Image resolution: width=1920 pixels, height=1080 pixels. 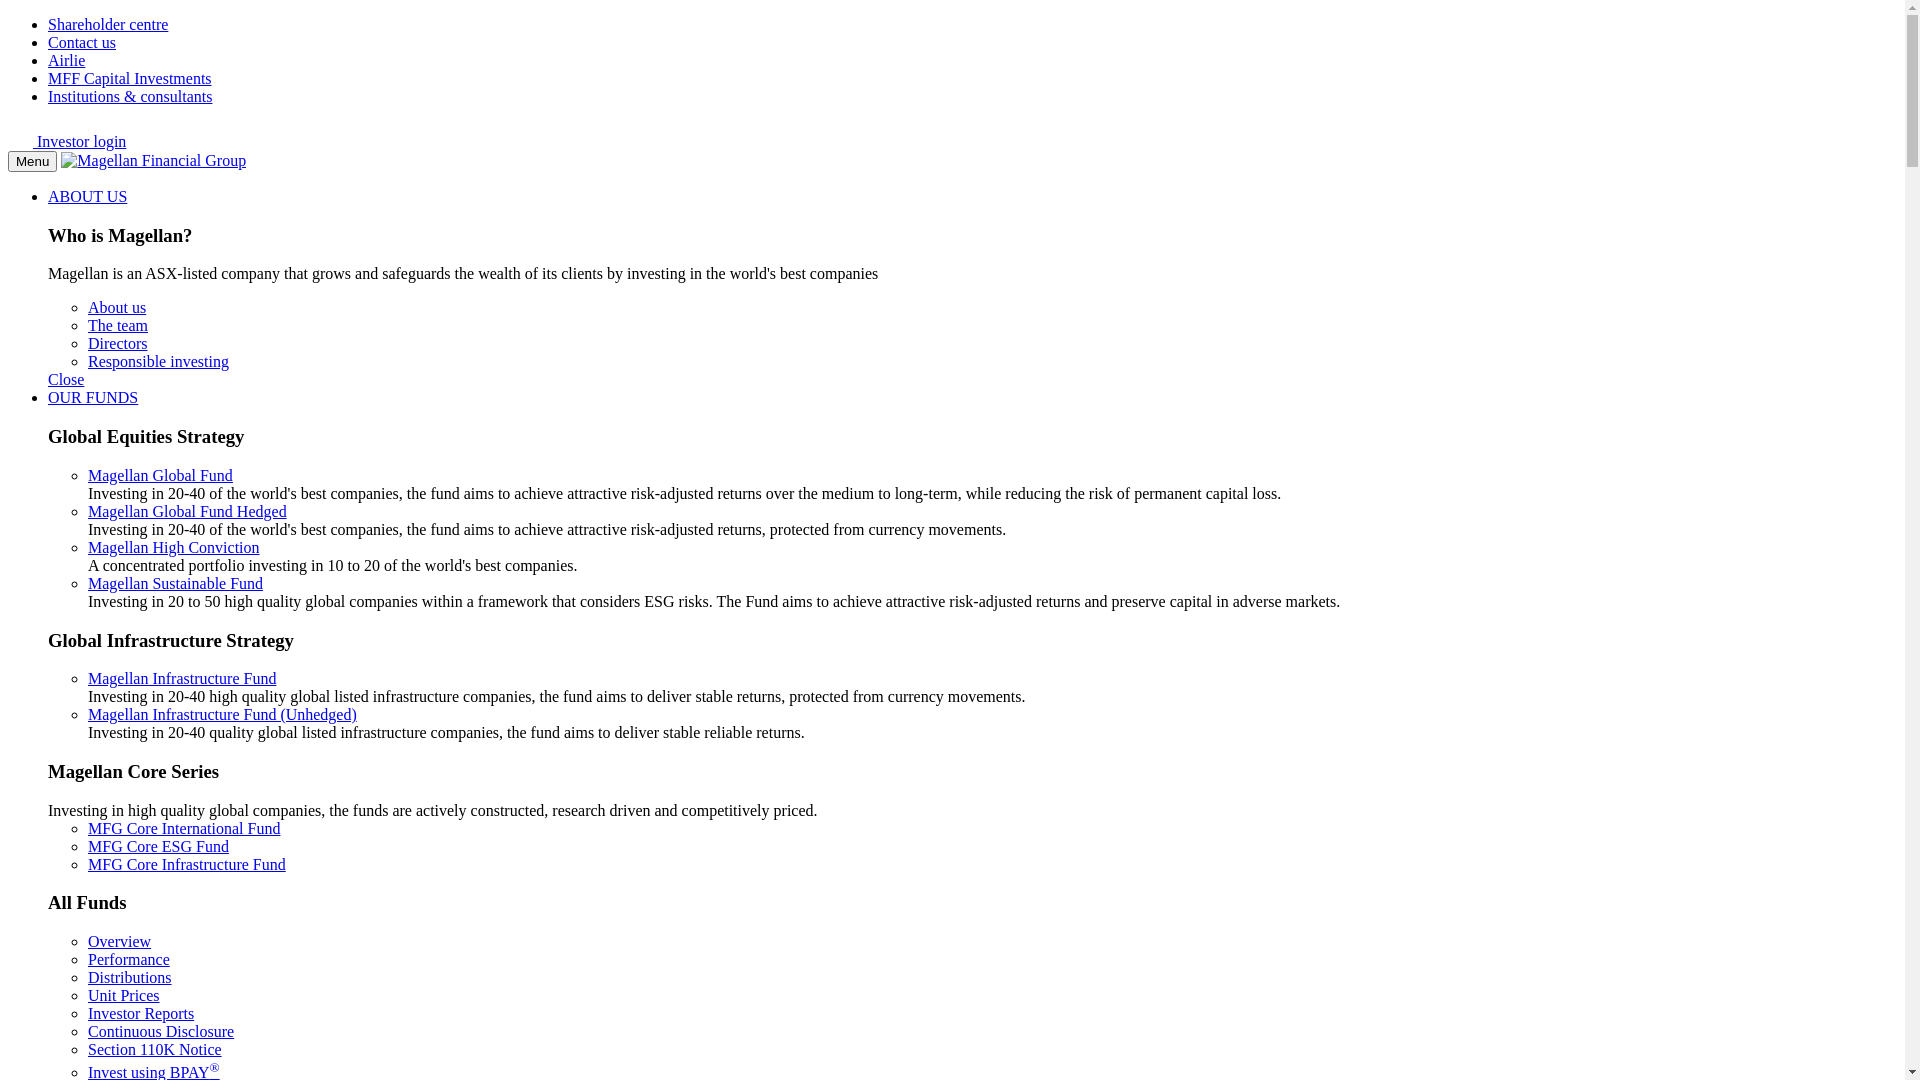 What do you see at coordinates (128, 77) in the screenshot?
I see `'MFF Capital Investments'` at bounding box center [128, 77].